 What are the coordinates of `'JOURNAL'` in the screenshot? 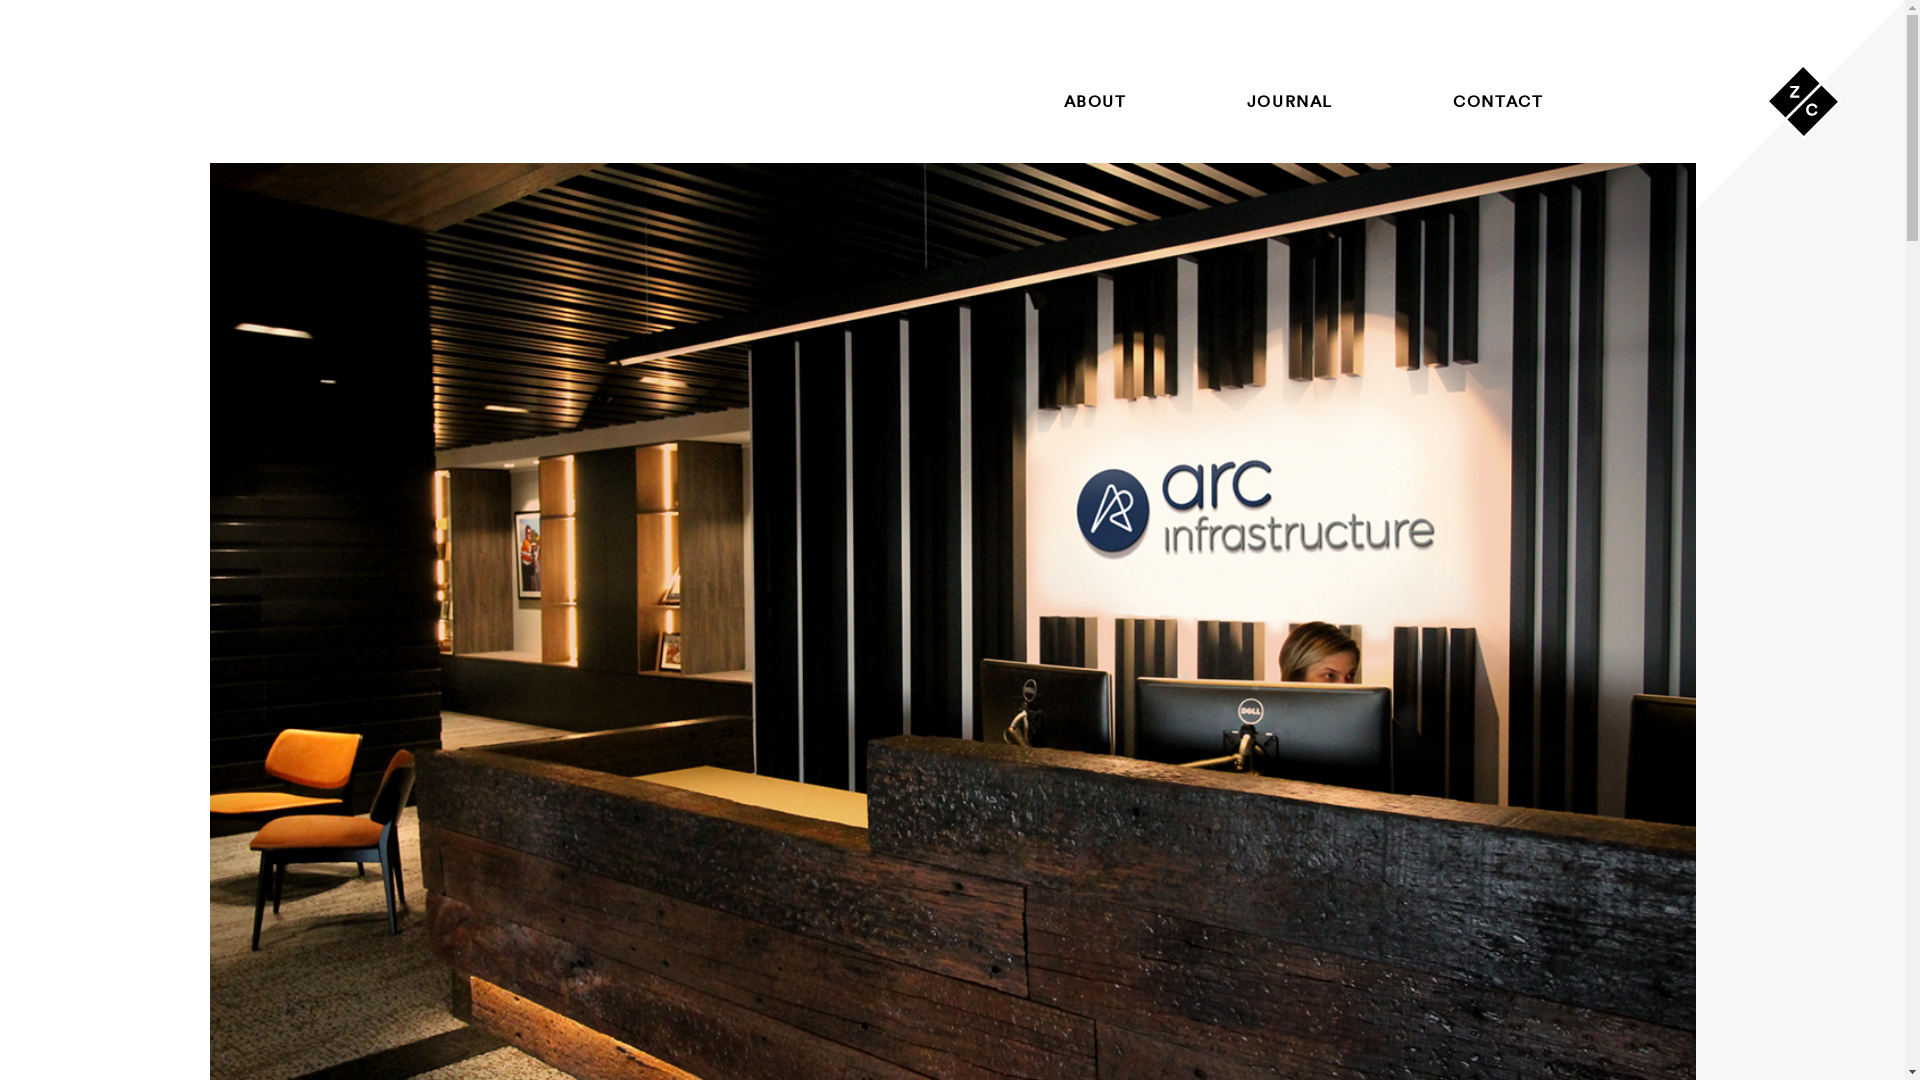 It's located at (1290, 101).